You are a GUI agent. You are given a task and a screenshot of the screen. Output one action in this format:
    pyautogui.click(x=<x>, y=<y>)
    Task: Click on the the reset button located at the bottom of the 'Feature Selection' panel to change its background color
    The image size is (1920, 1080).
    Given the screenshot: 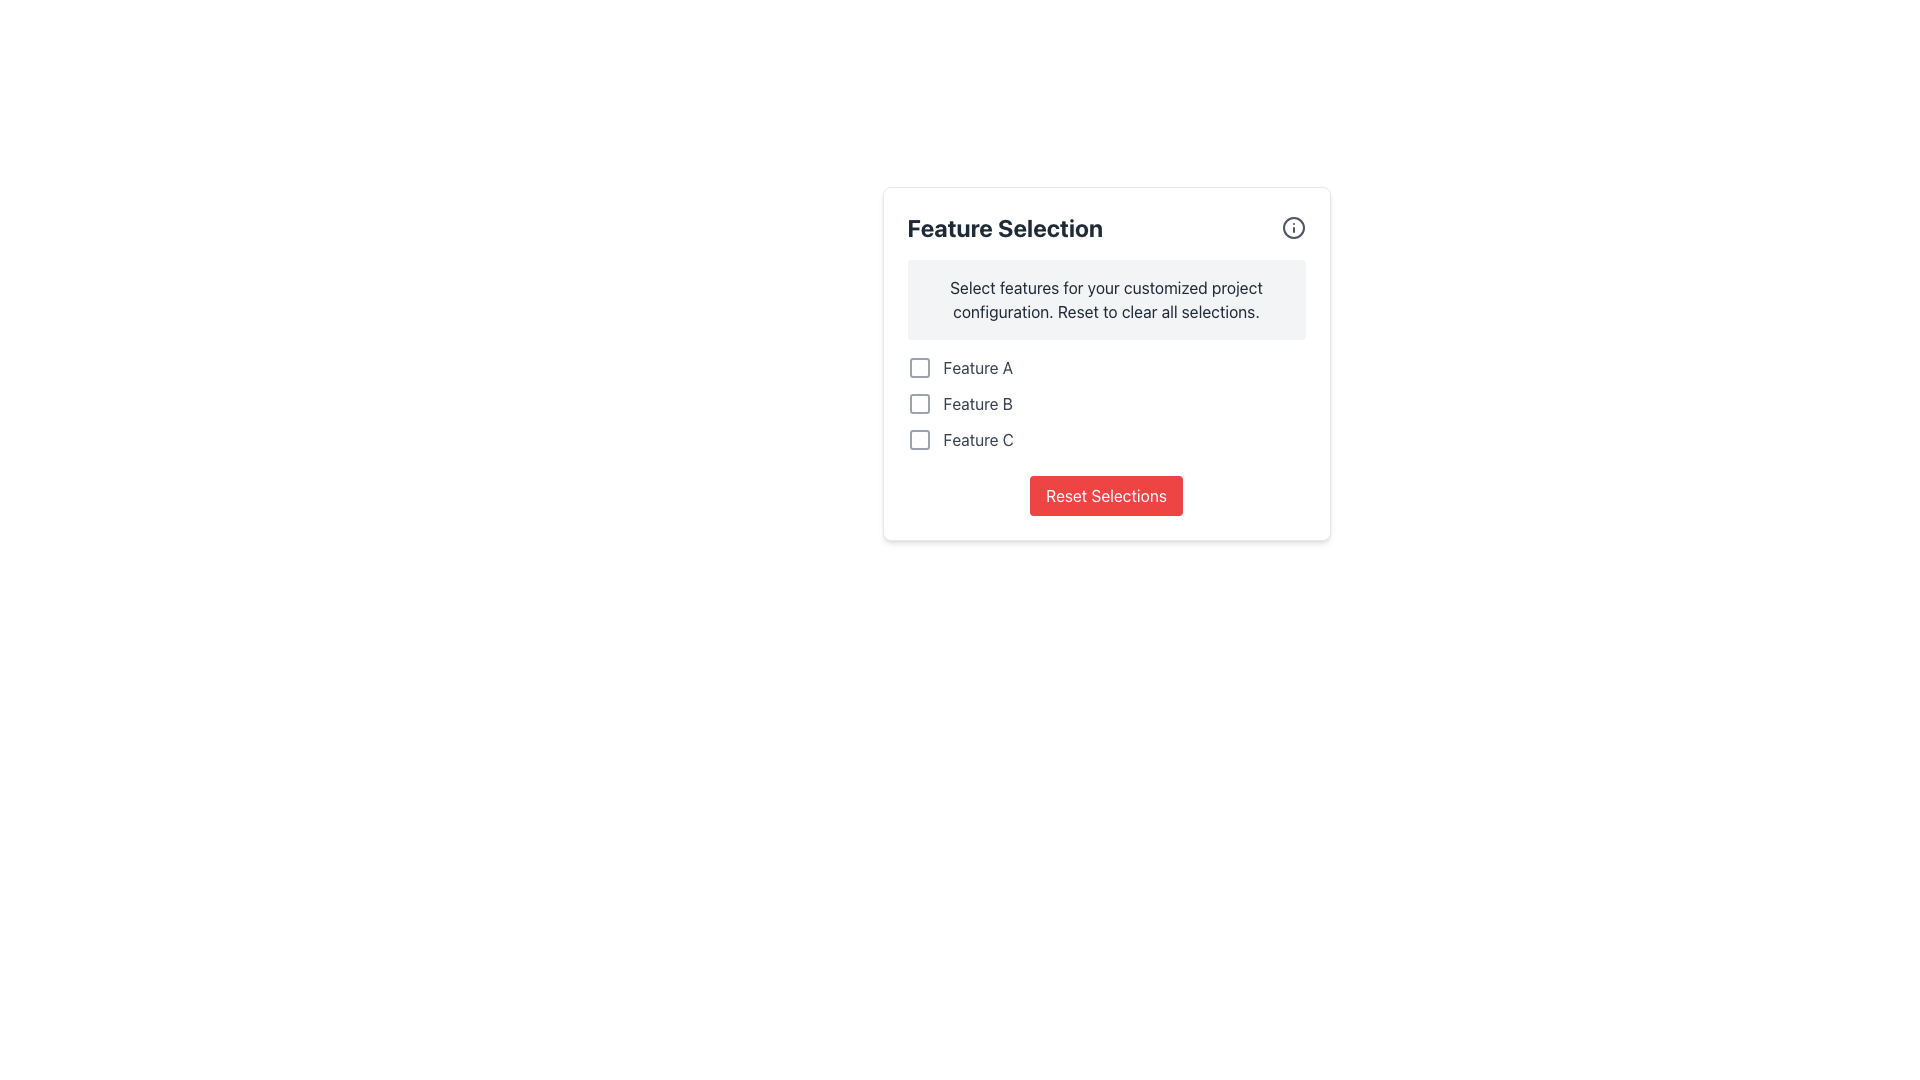 What is the action you would take?
    pyautogui.click(x=1105, y=495)
    